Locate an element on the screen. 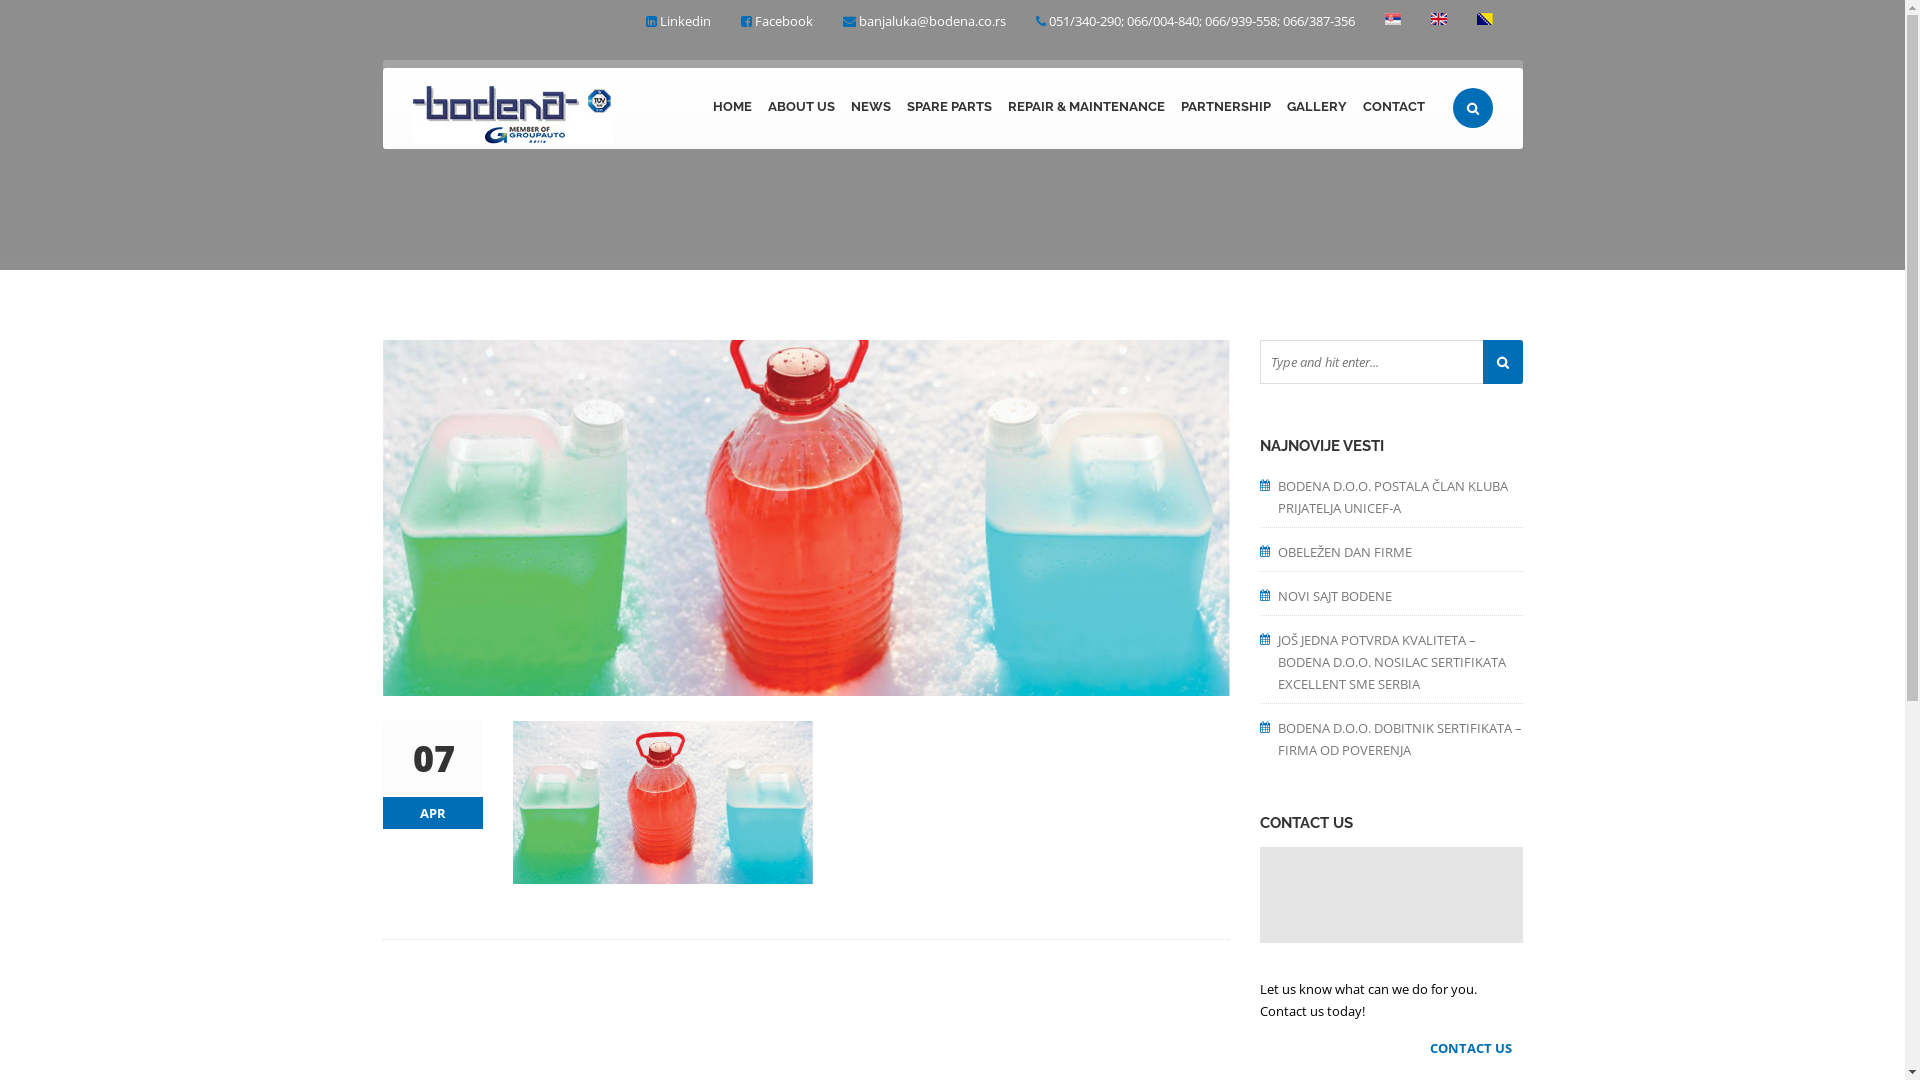 This screenshot has height=1080, width=1920. 'ABOUT US' is located at coordinates (801, 108).